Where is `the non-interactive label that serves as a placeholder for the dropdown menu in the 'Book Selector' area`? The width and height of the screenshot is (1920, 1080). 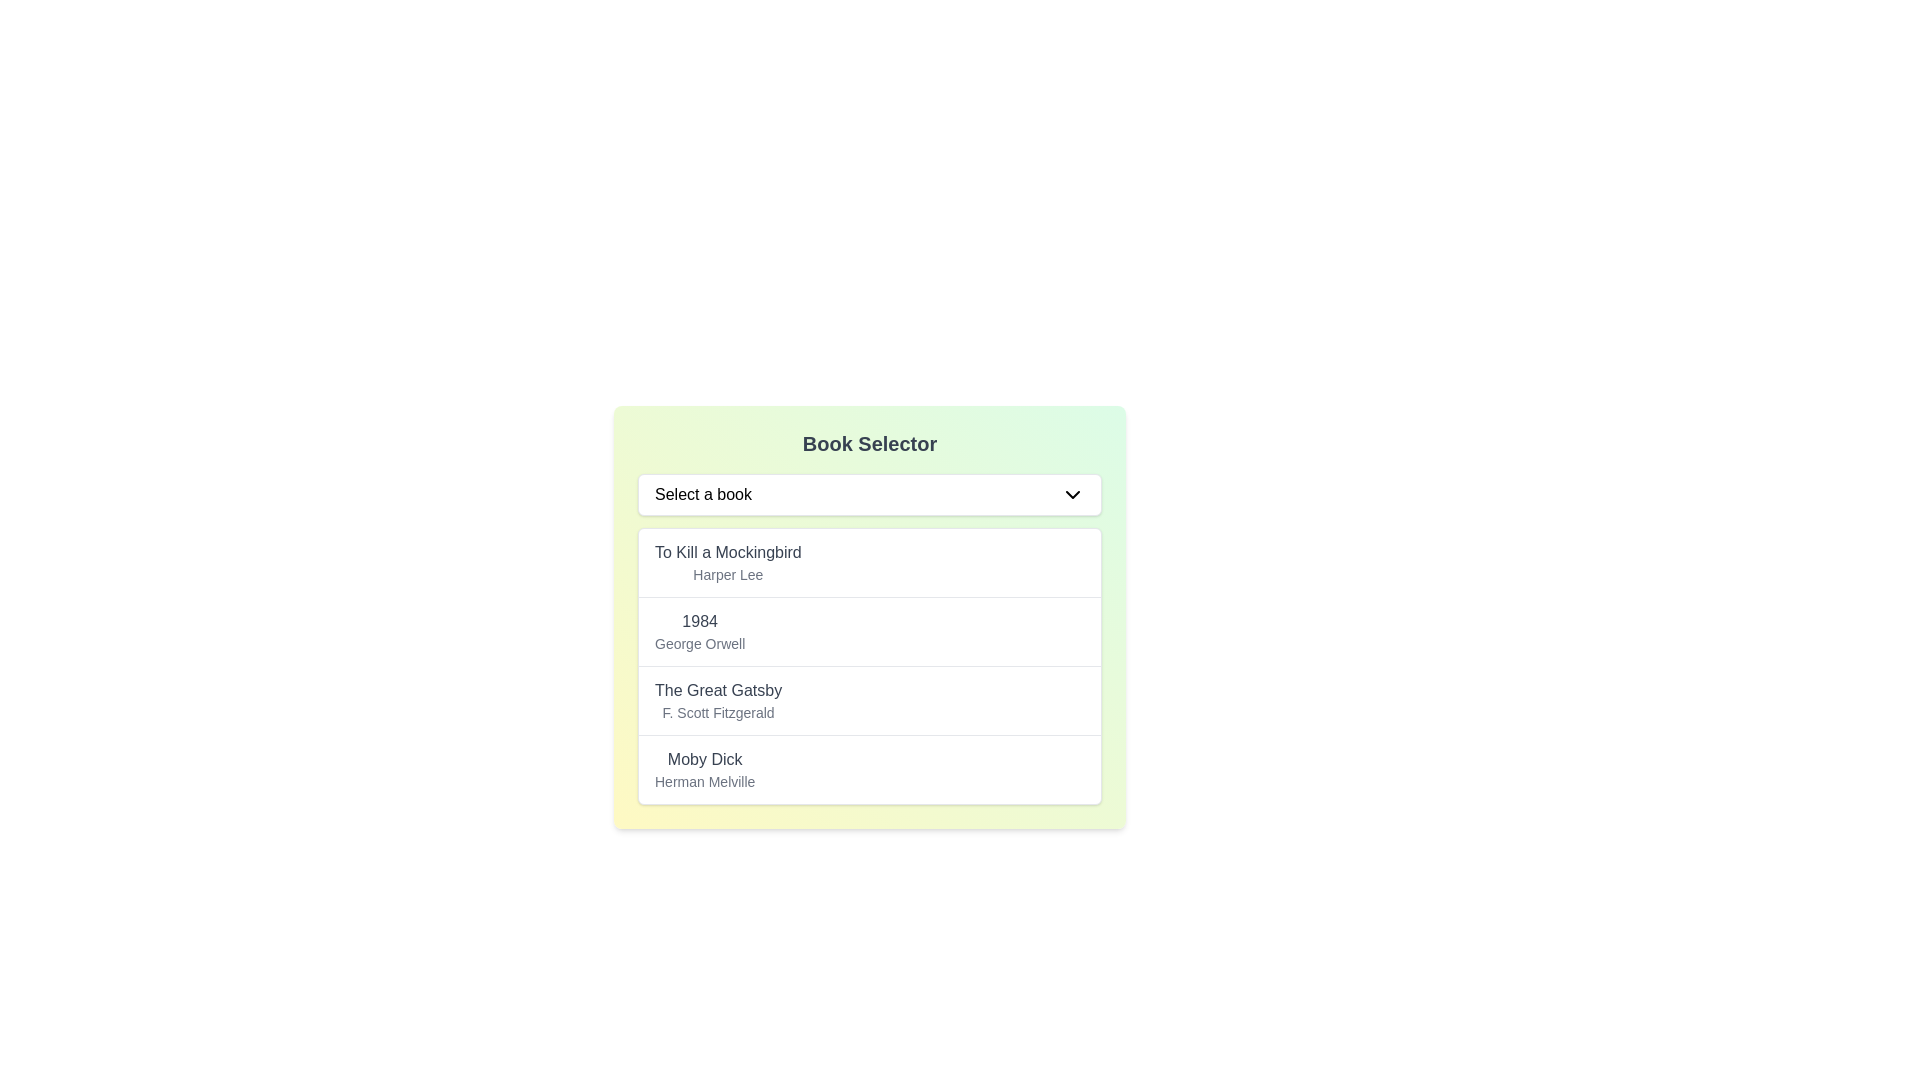 the non-interactive label that serves as a placeholder for the dropdown menu in the 'Book Selector' area is located at coordinates (703, 494).